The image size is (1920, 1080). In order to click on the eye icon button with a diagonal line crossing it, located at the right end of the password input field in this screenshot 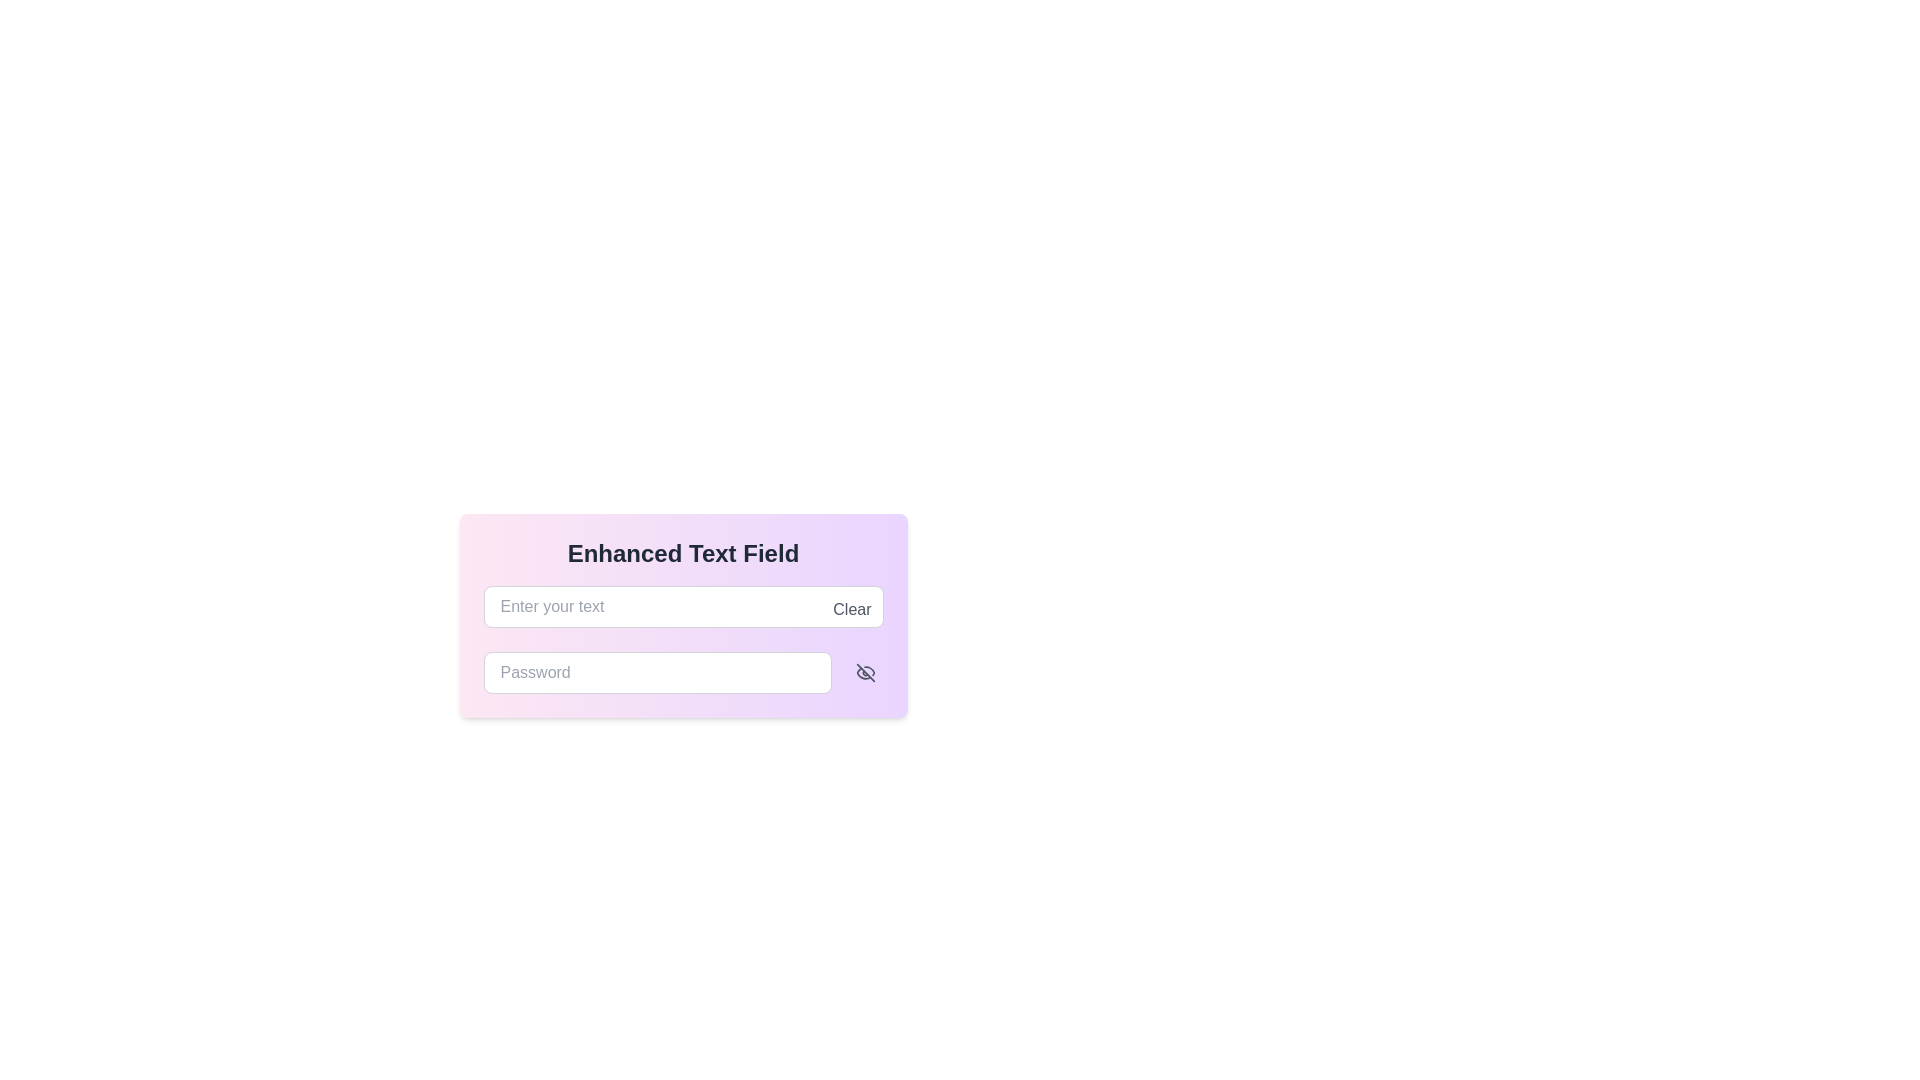, I will do `click(865, 672)`.